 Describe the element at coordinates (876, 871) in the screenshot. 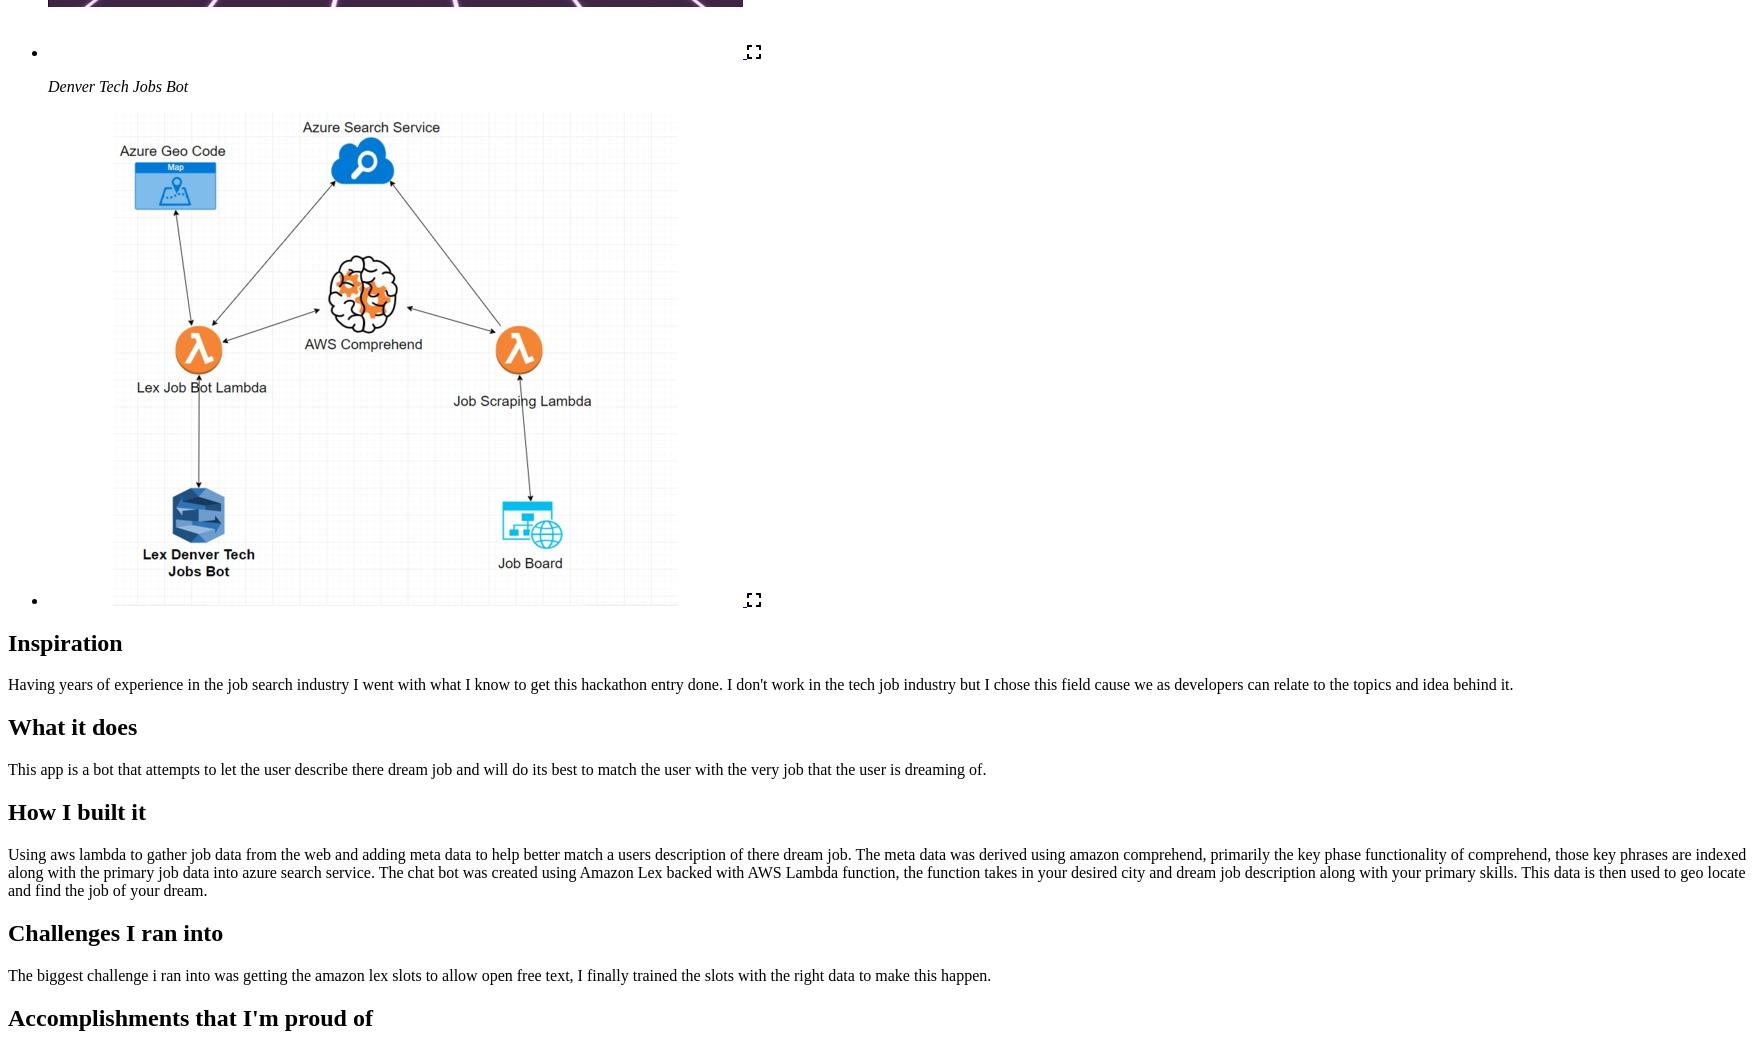

I see `'Using aws lambda to gather job data from the web and adding meta data to help better match a users description of there dream job. The meta data was derived using amazon comprehend, primarily the key phase functionality of comprehend, those key phrases are indexed along with the primary job data into azure search service. The chat bot was created using Amazon Lex backed with AWS Lambda function, the function takes in your desired city and dream job description along with your primary skills. This data is then used to geo locate and find the job of your dream.'` at that location.